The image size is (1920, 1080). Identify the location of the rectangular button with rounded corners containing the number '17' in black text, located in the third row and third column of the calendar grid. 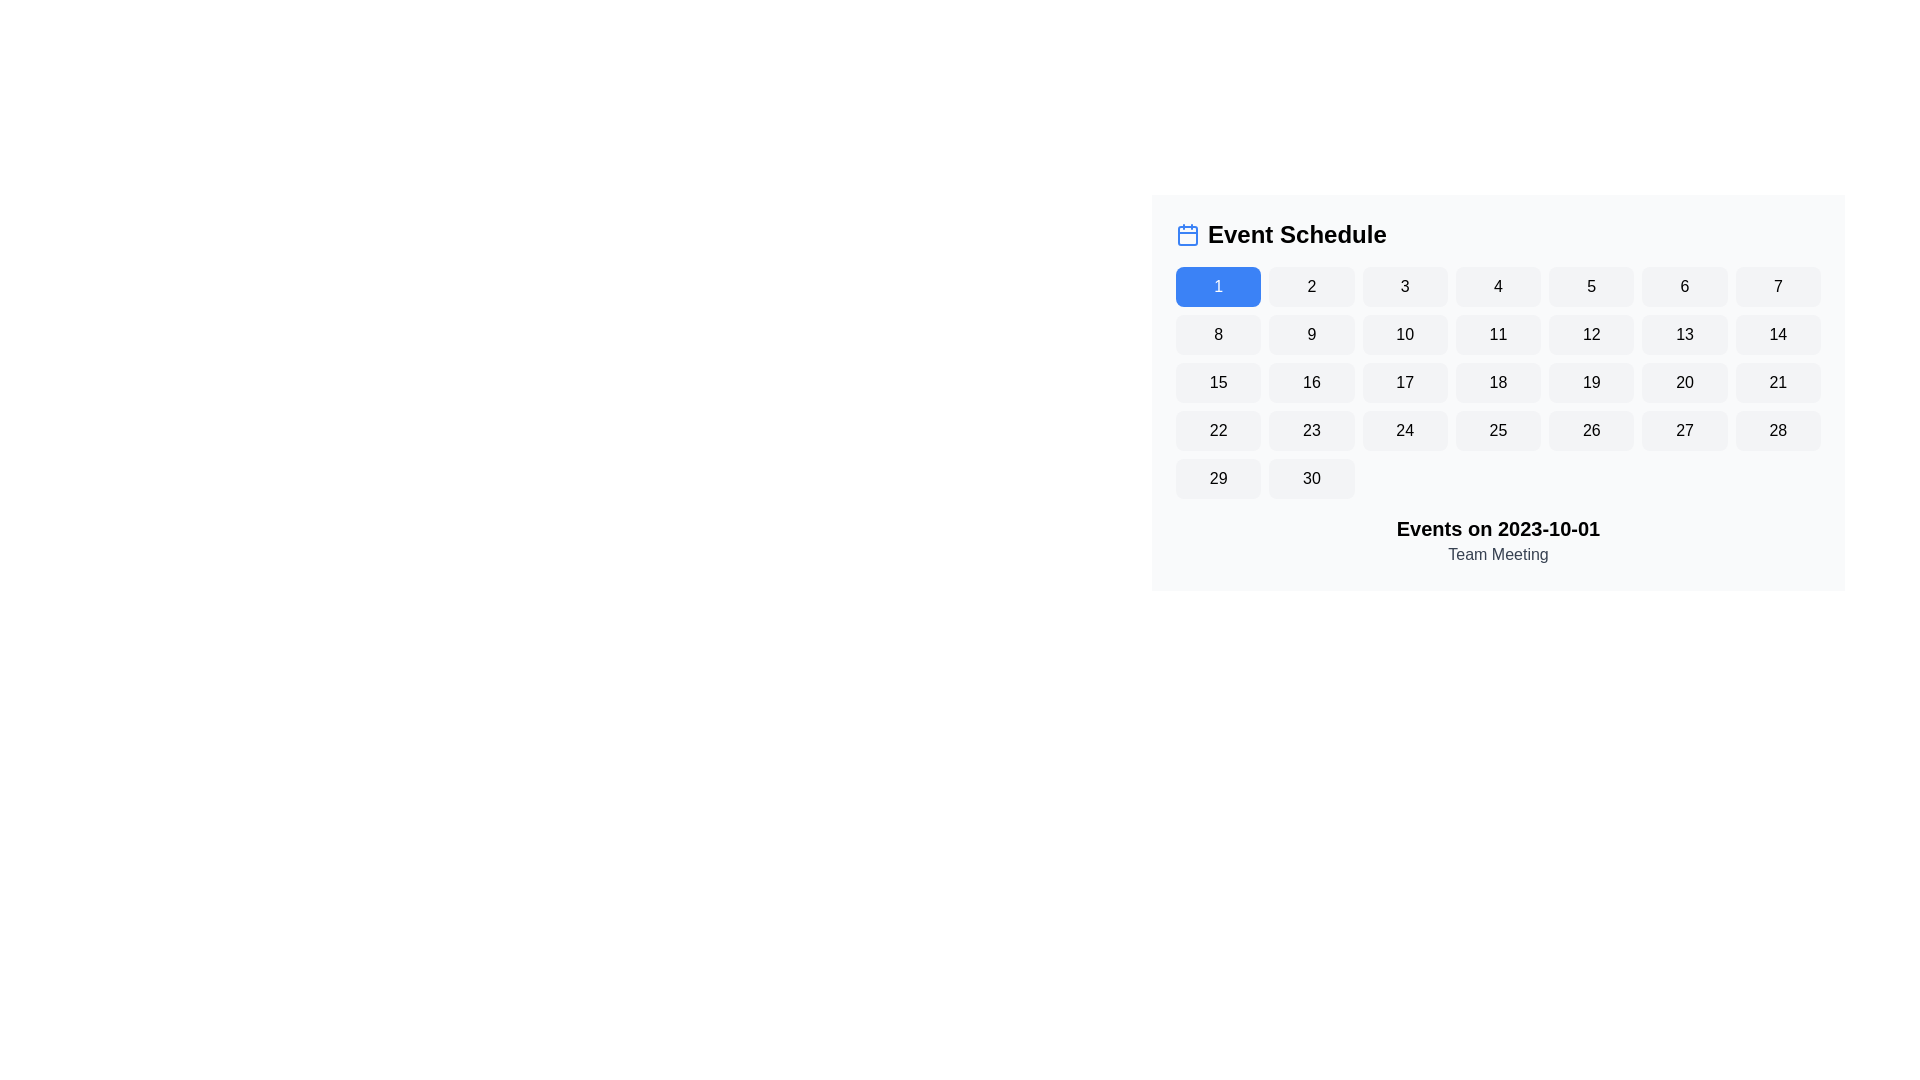
(1404, 382).